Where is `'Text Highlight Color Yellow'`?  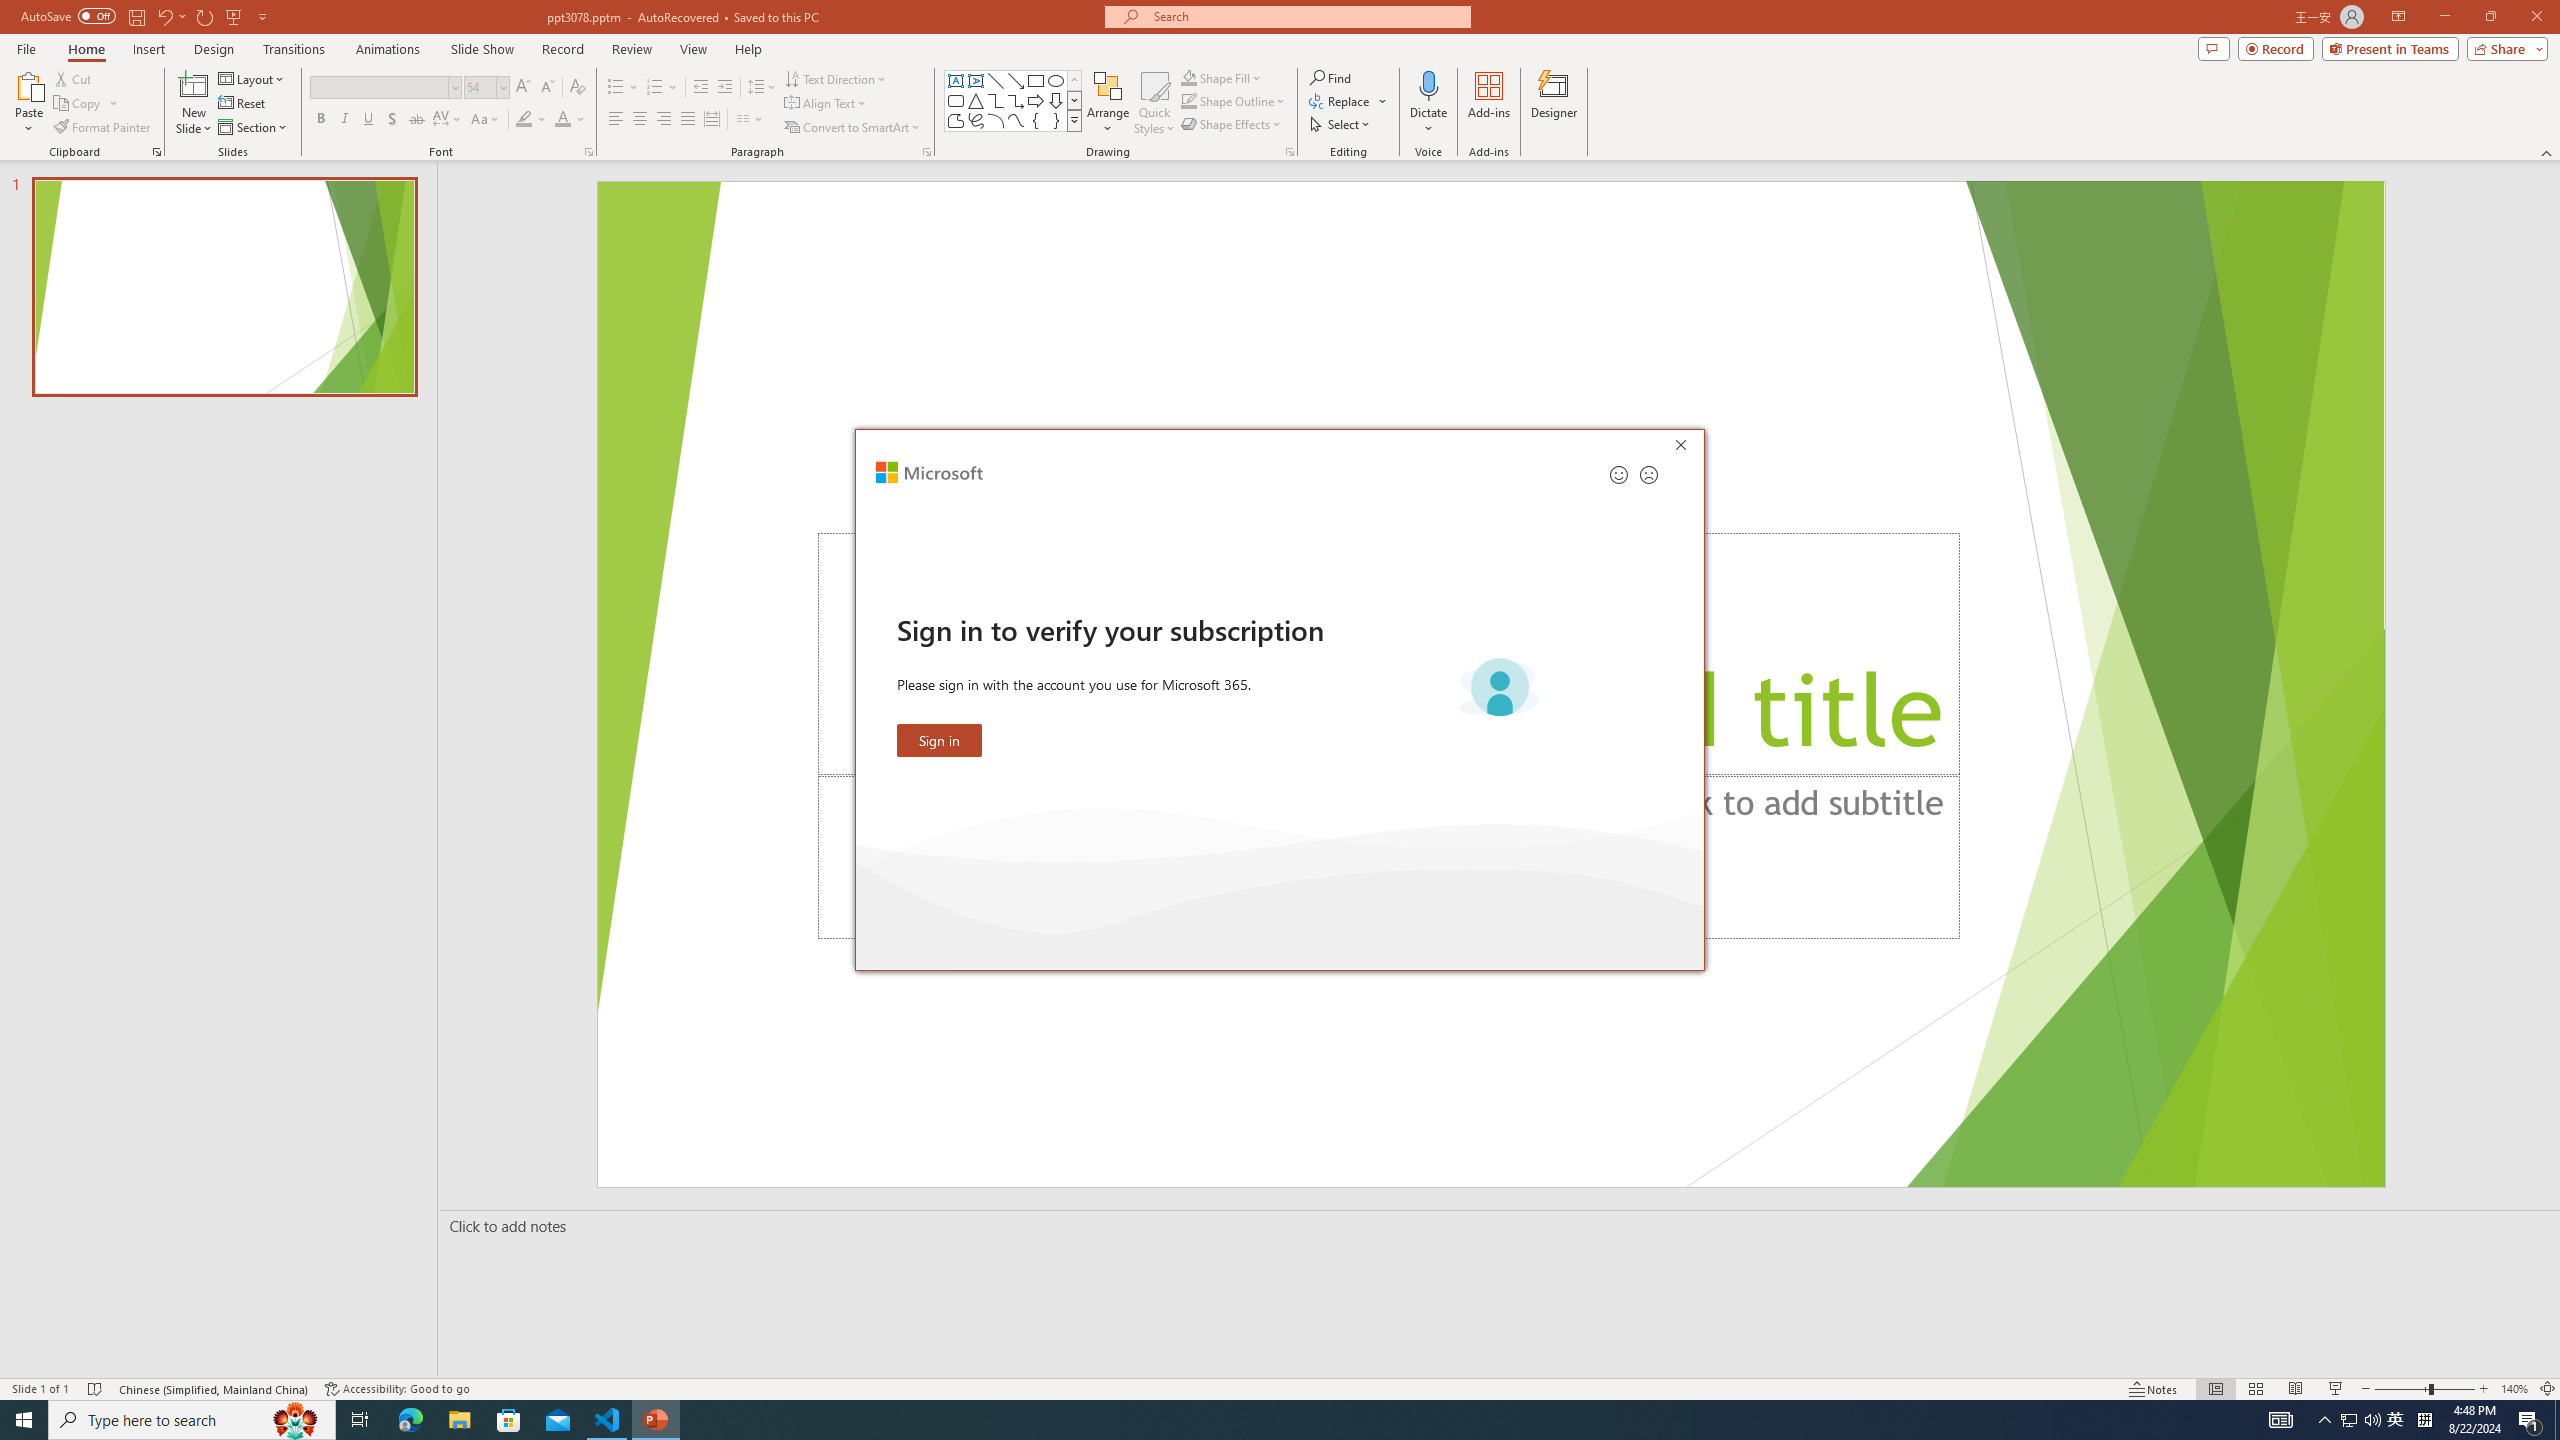
'Text Highlight Color Yellow' is located at coordinates (522, 118).